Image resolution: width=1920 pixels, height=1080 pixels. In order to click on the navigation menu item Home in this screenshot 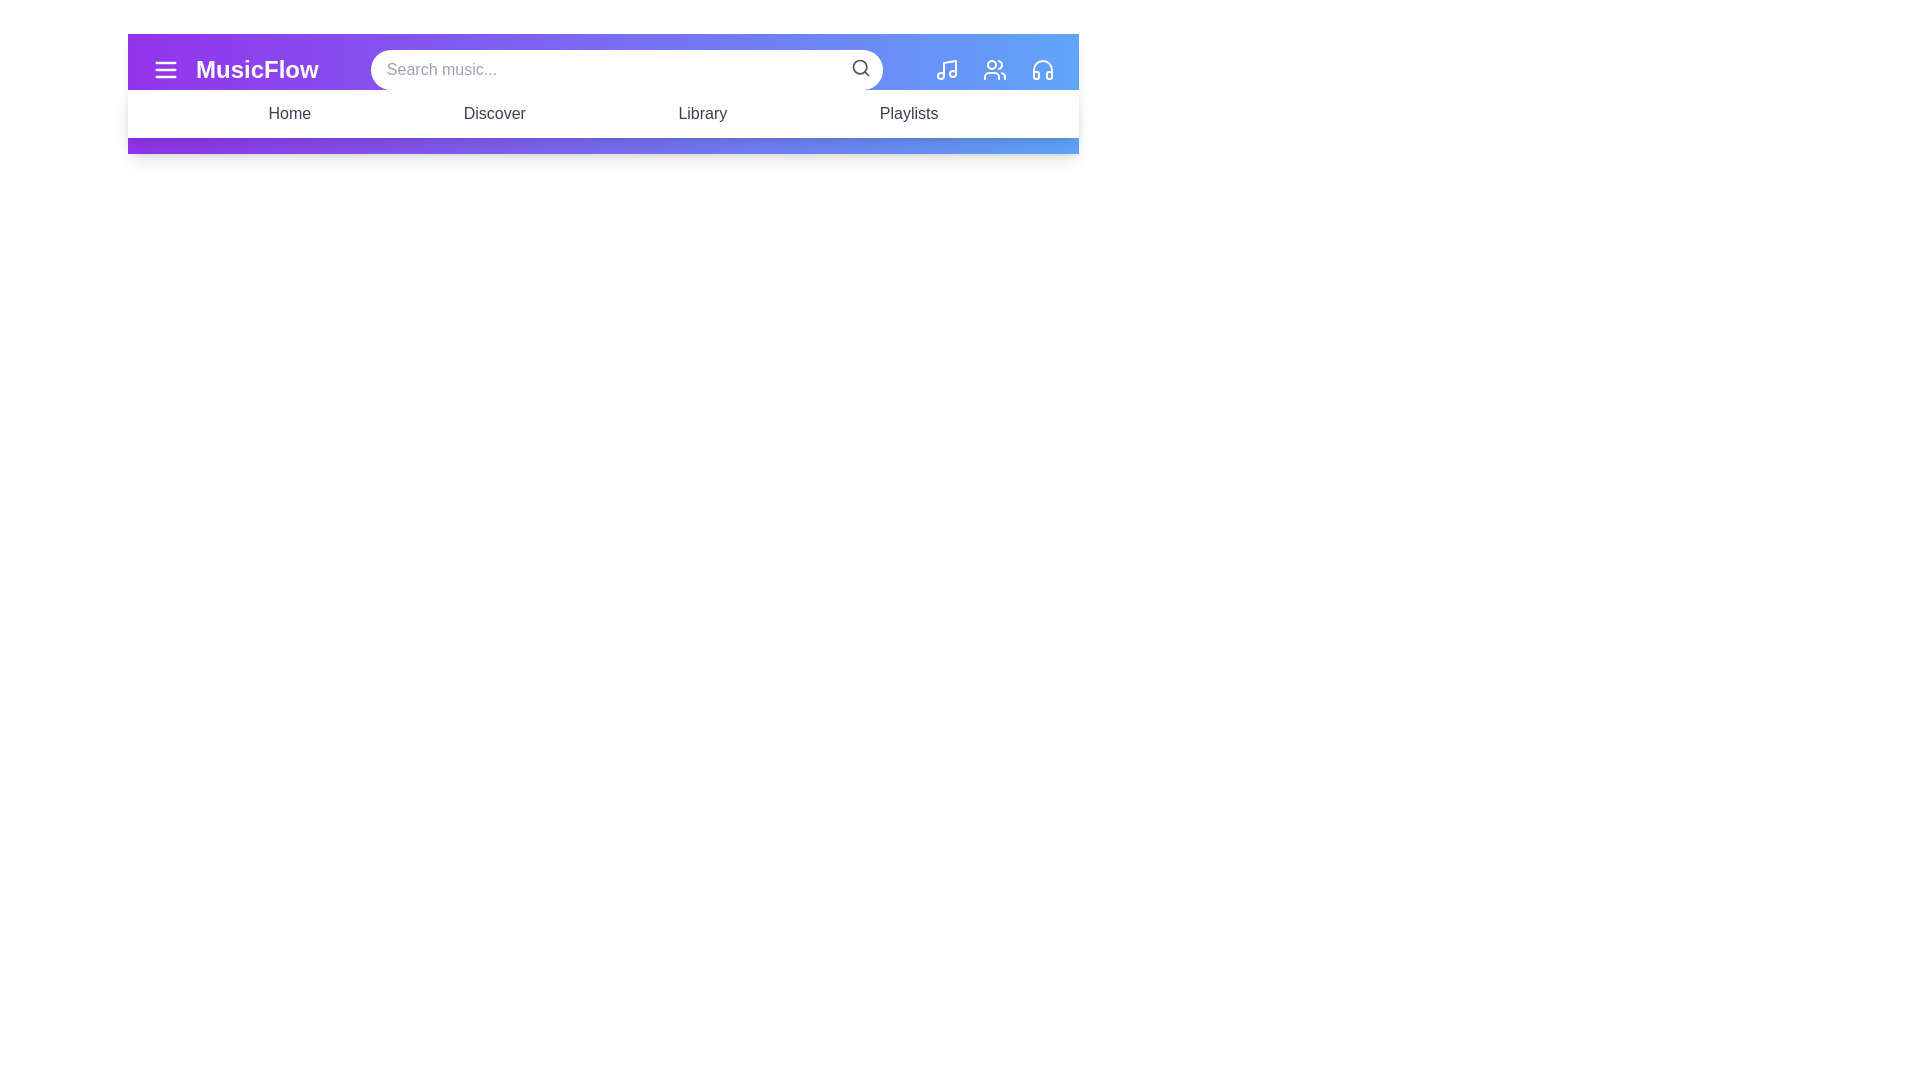, I will do `click(288, 114)`.